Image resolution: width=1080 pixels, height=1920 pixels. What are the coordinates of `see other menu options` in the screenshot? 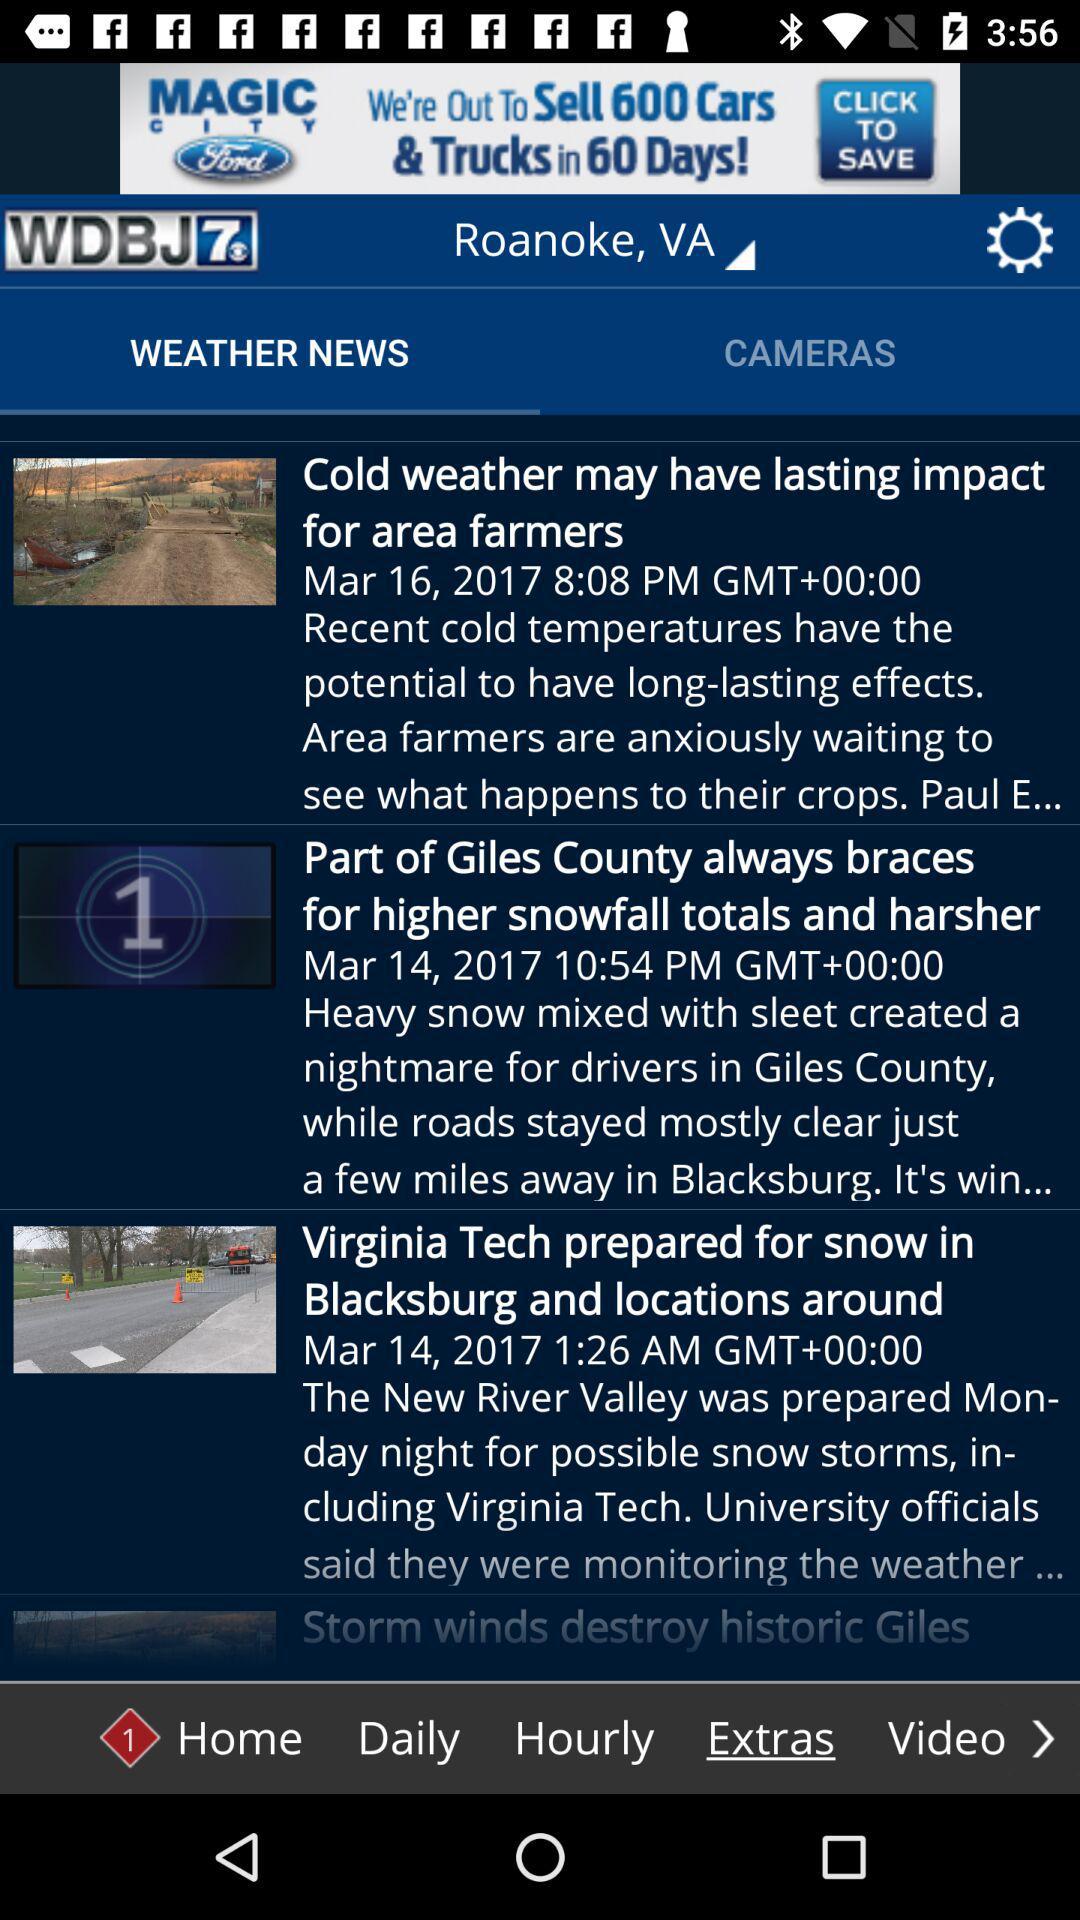 It's located at (1042, 1737).